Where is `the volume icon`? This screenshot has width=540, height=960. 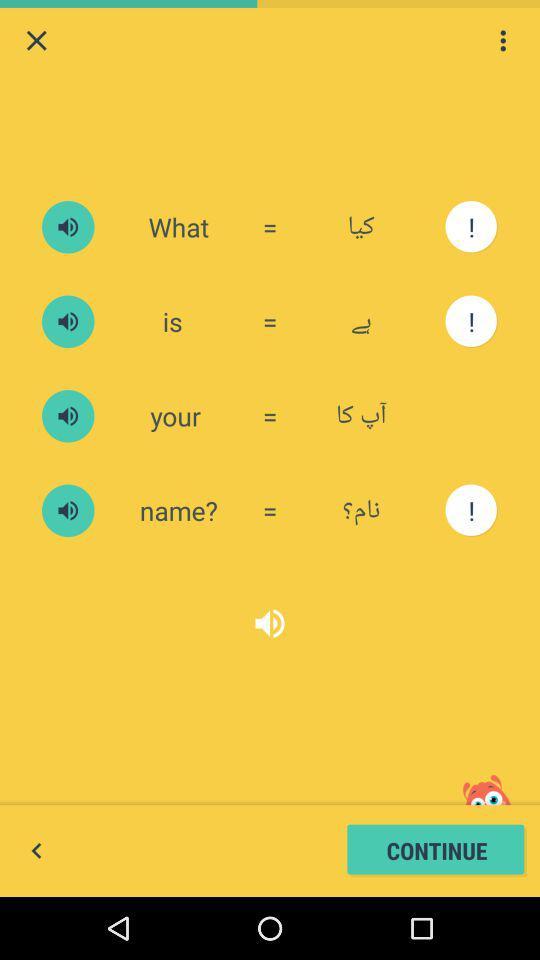 the volume icon is located at coordinates (270, 667).